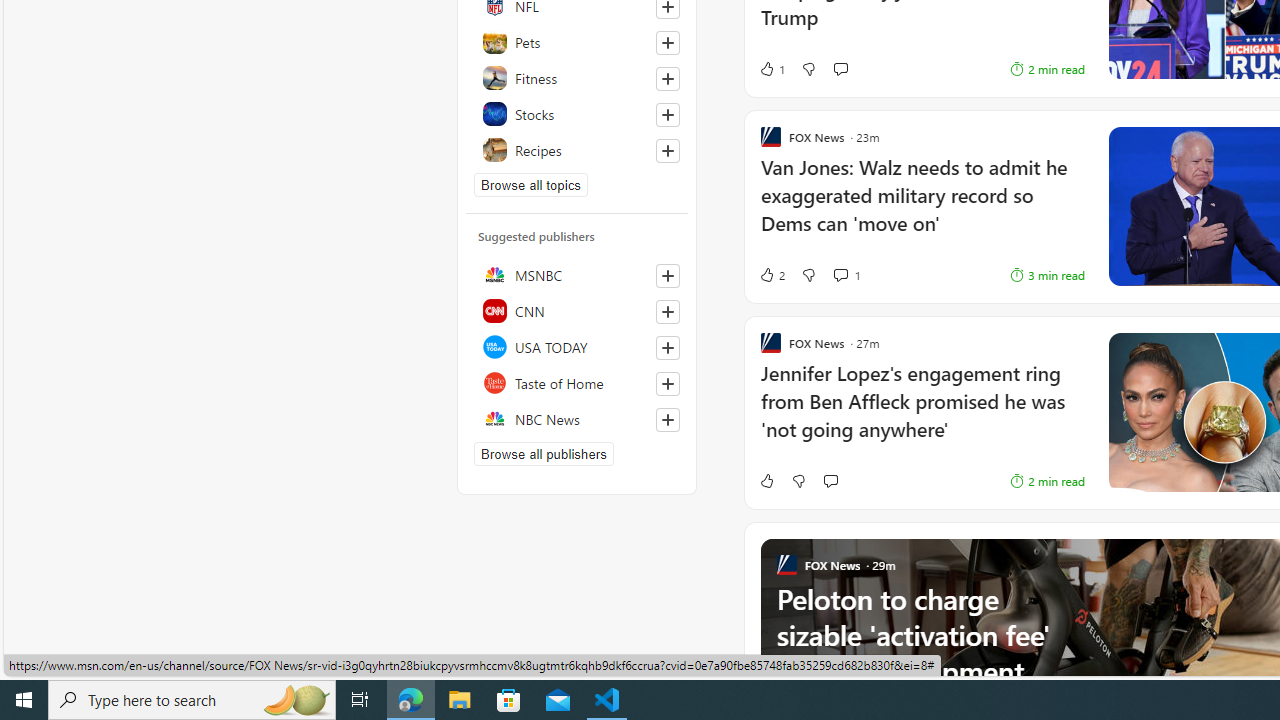  What do you see at coordinates (576, 42) in the screenshot?
I see `'Pets'` at bounding box center [576, 42].